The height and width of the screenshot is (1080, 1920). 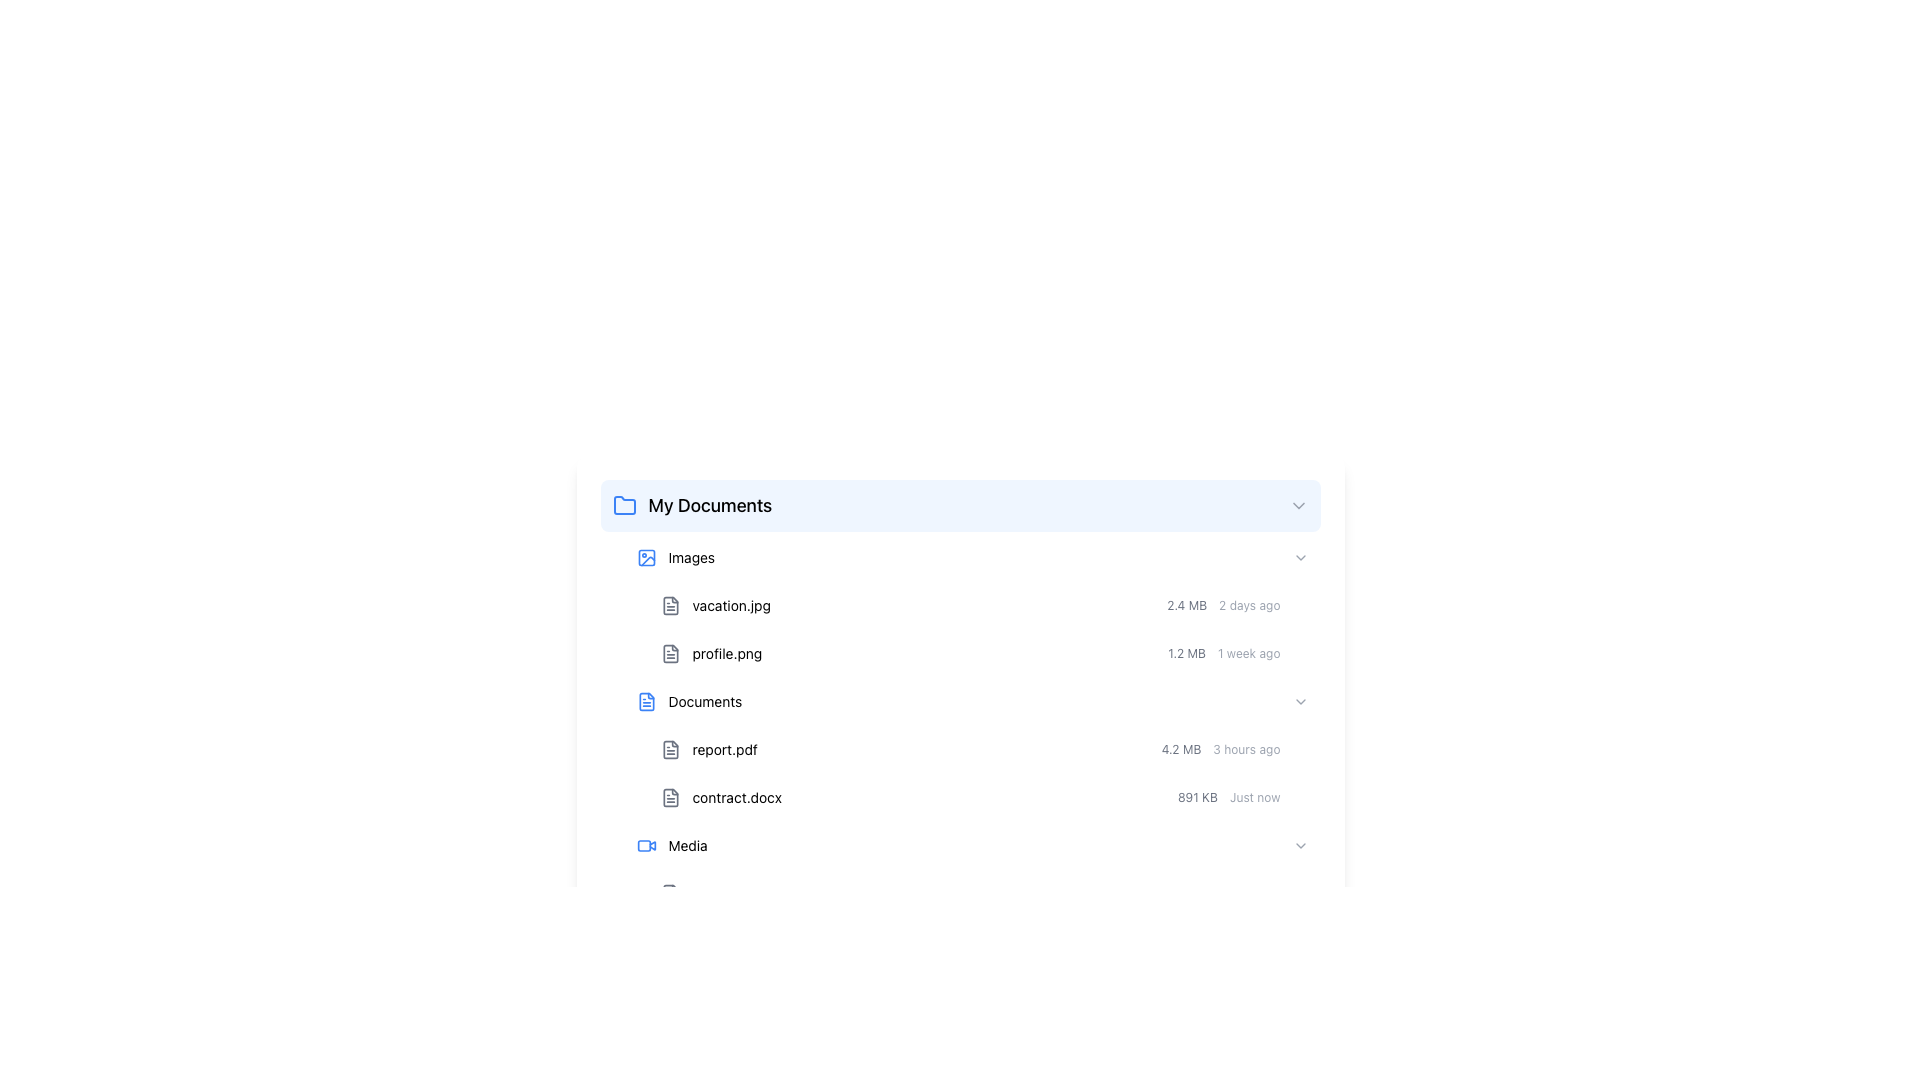 What do you see at coordinates (1248, 654) in the screenshot?
I see `the text label indicating the last modification time of the file, which is located between the '1.2 MB' label and the download icon` at bounding box center [1248, 654].